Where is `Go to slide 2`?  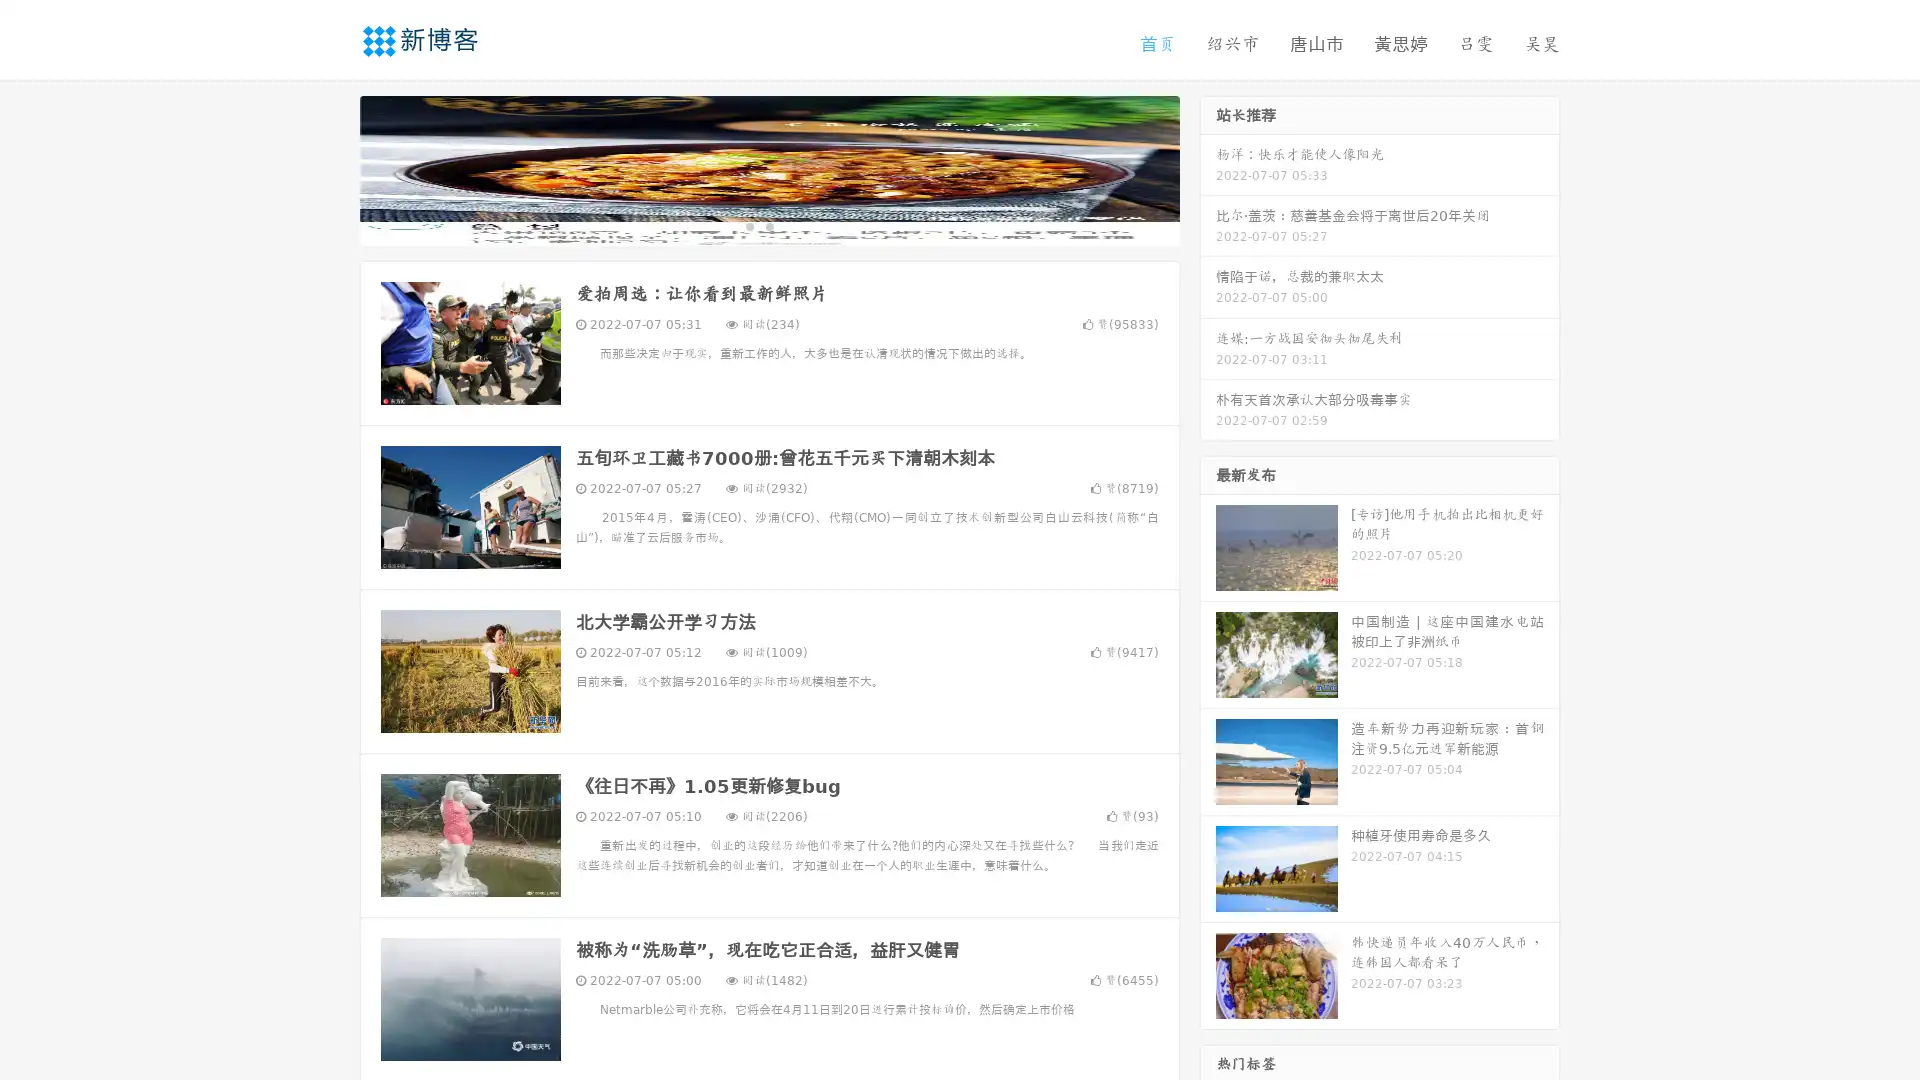 Go to slide 2 is located at coordinates (768, 225).